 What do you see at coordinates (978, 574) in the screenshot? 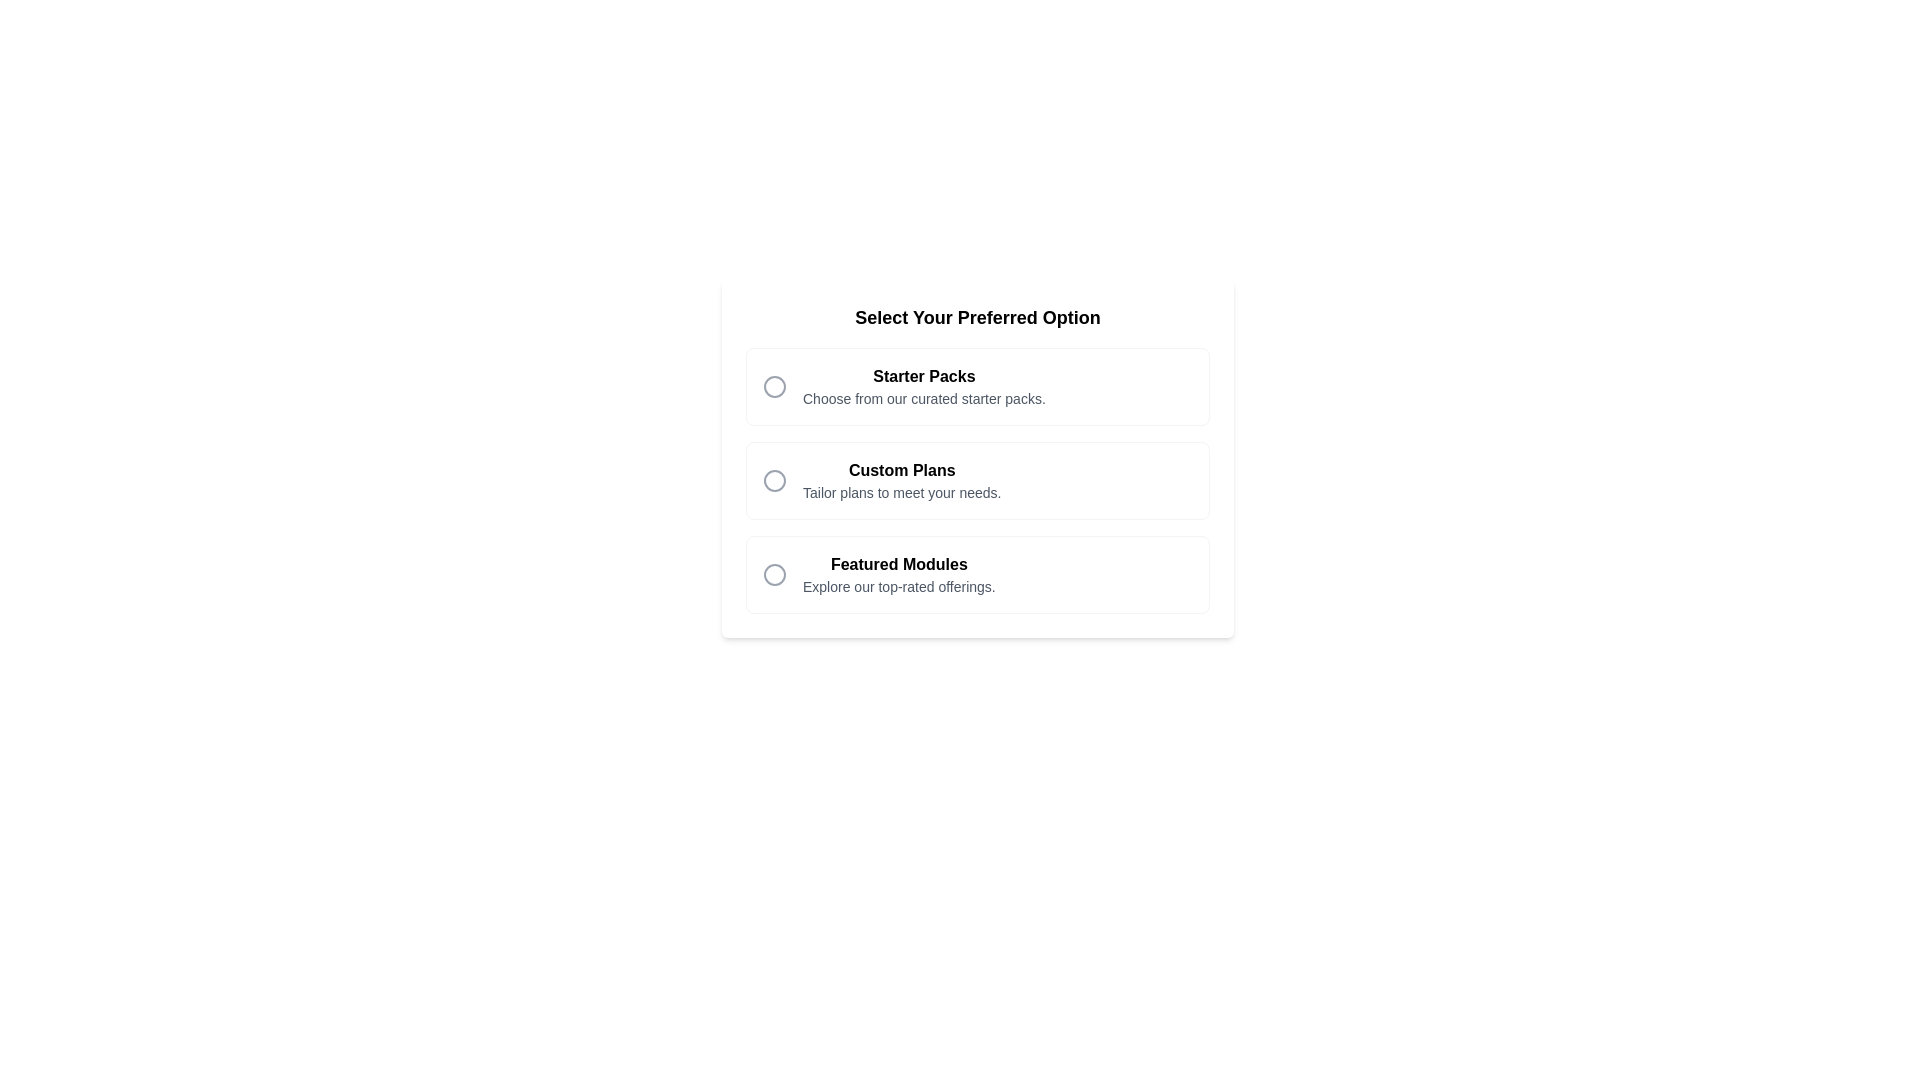
I see `the third selectable list item labeled 'Featured Modules' which has a bold title and a smaller gray subtitle` at bounding box center [978, 574].